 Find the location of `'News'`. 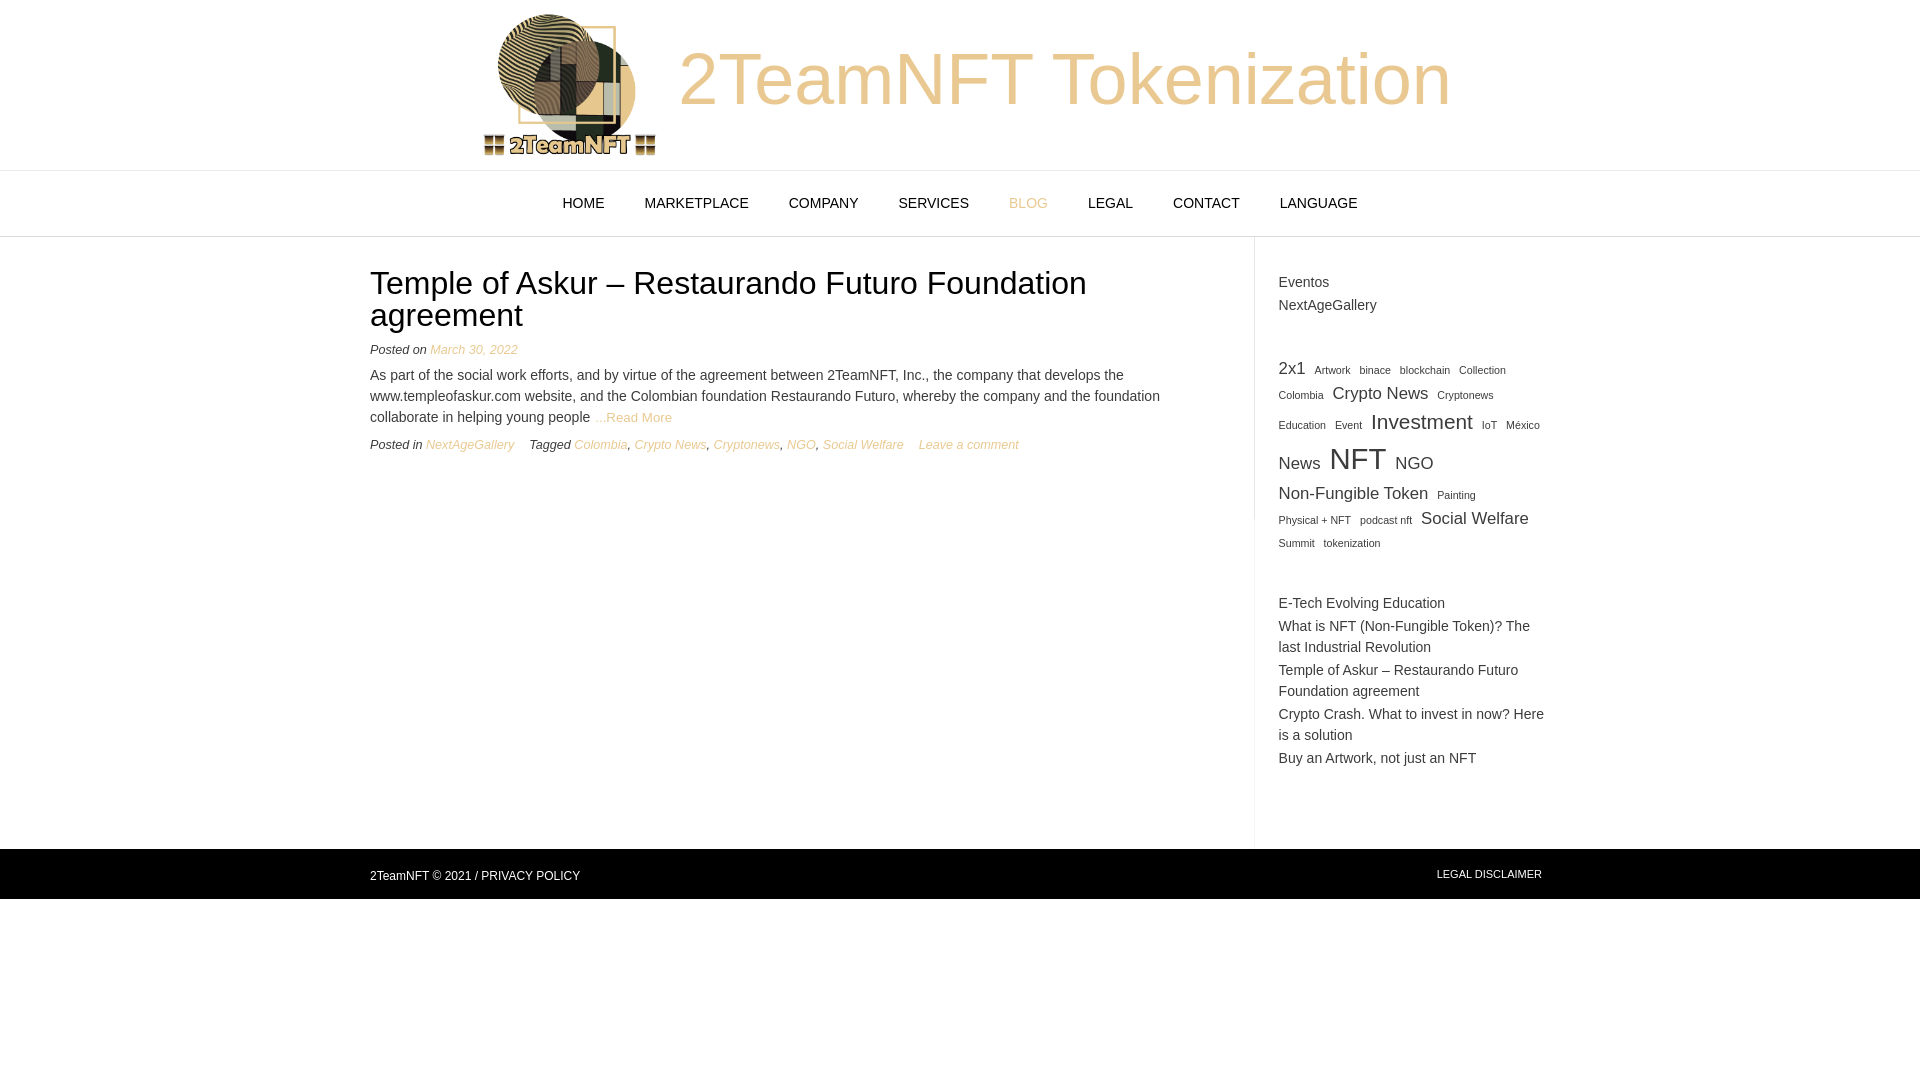

'News' is located at coordinates (1300, 463).